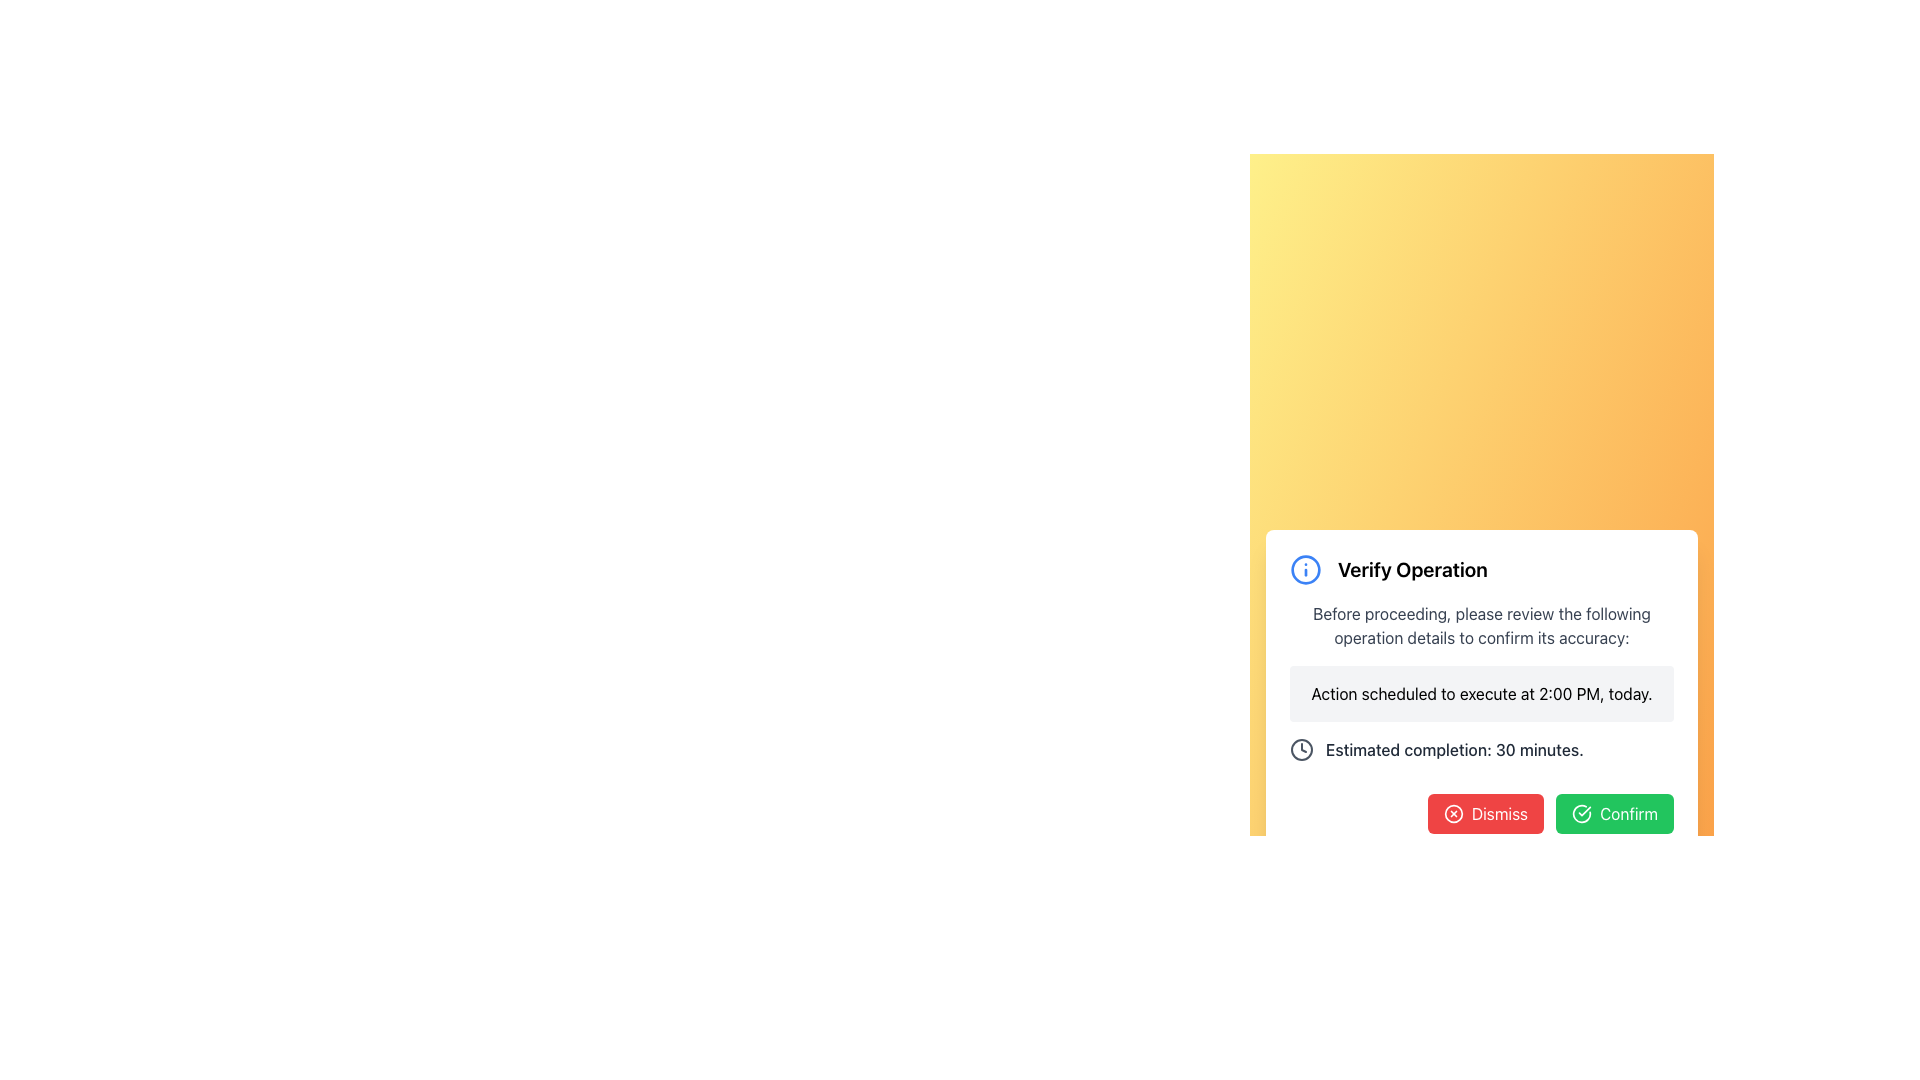 This screenshot has width=1920, height=1080. I want to click on the red 'Dismiss' button located at the bottom of the 'Verify Operation' modal, so click(1482, 805).